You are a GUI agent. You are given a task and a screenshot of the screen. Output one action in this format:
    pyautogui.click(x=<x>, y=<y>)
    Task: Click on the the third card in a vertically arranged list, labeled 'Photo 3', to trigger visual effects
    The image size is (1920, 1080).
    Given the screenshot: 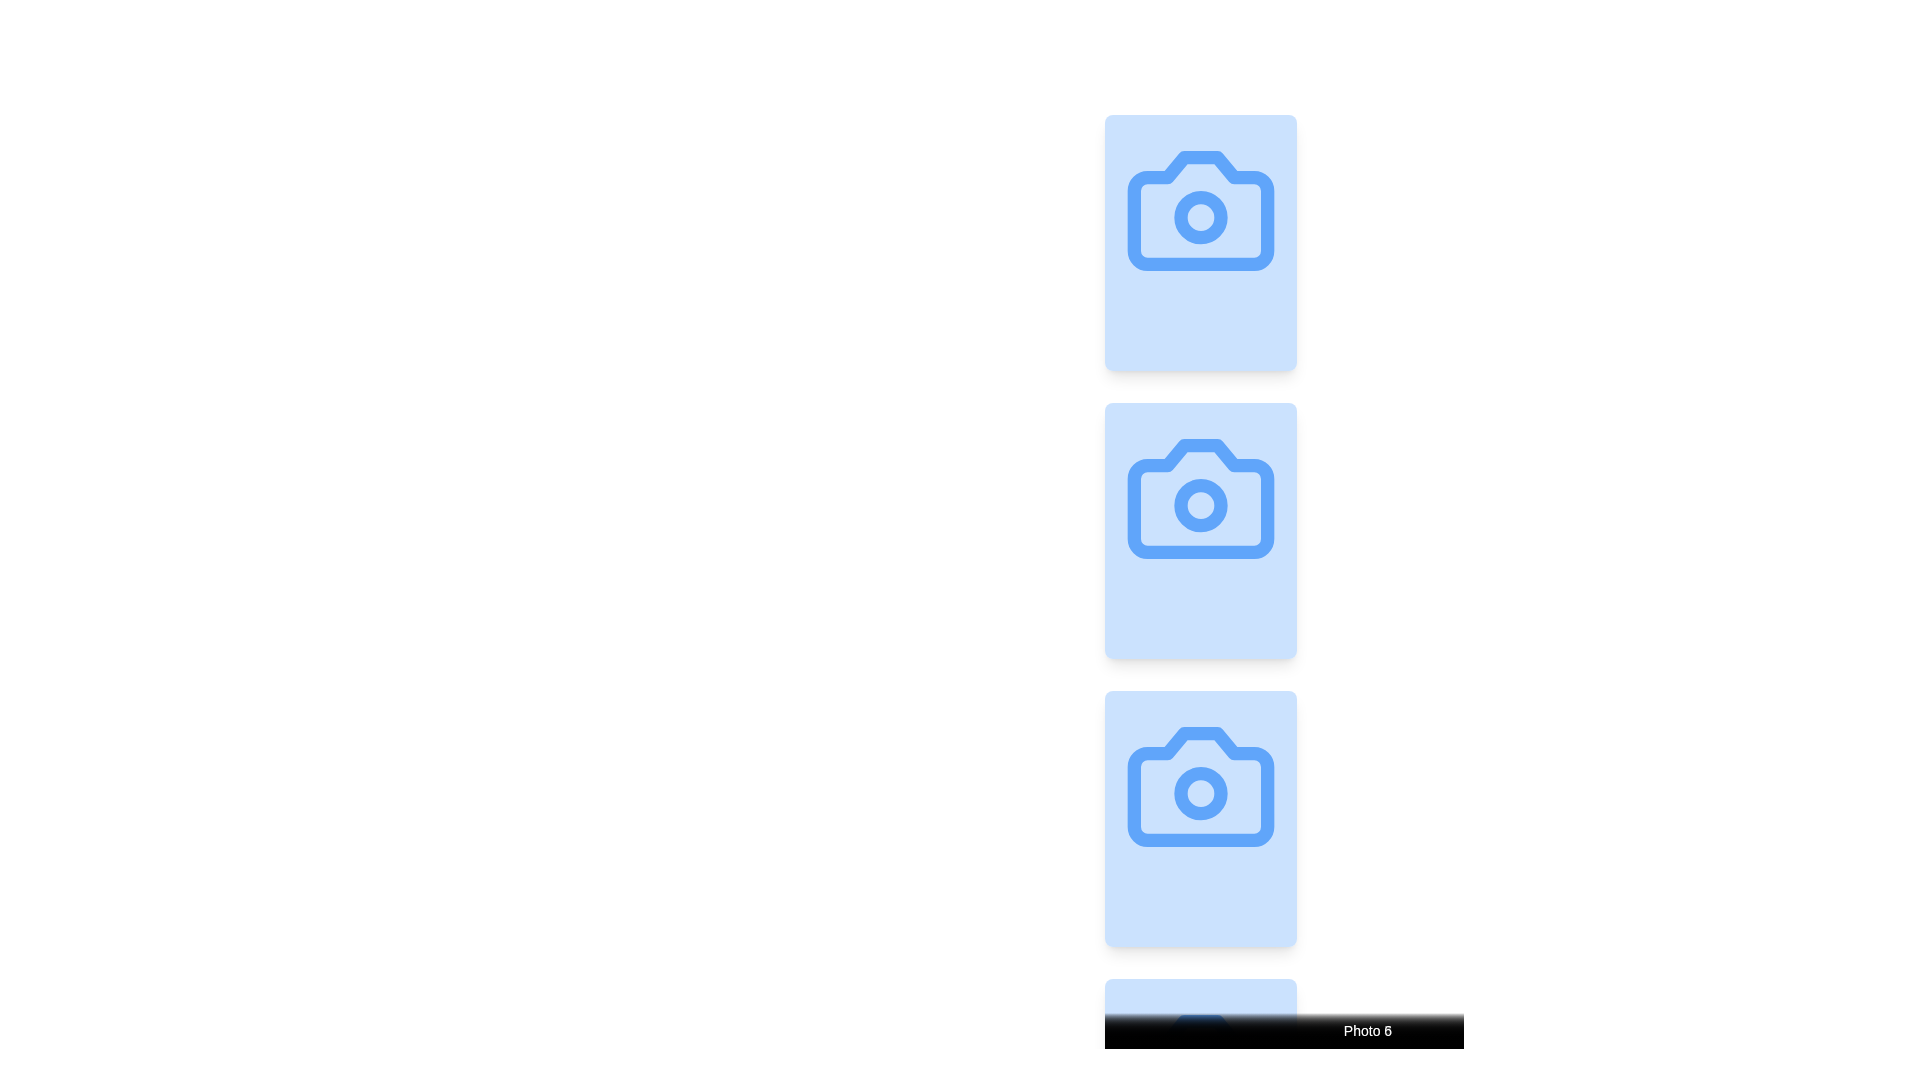 What is the action you would take?
    pyautogui.click(x=1200, y=818)
    